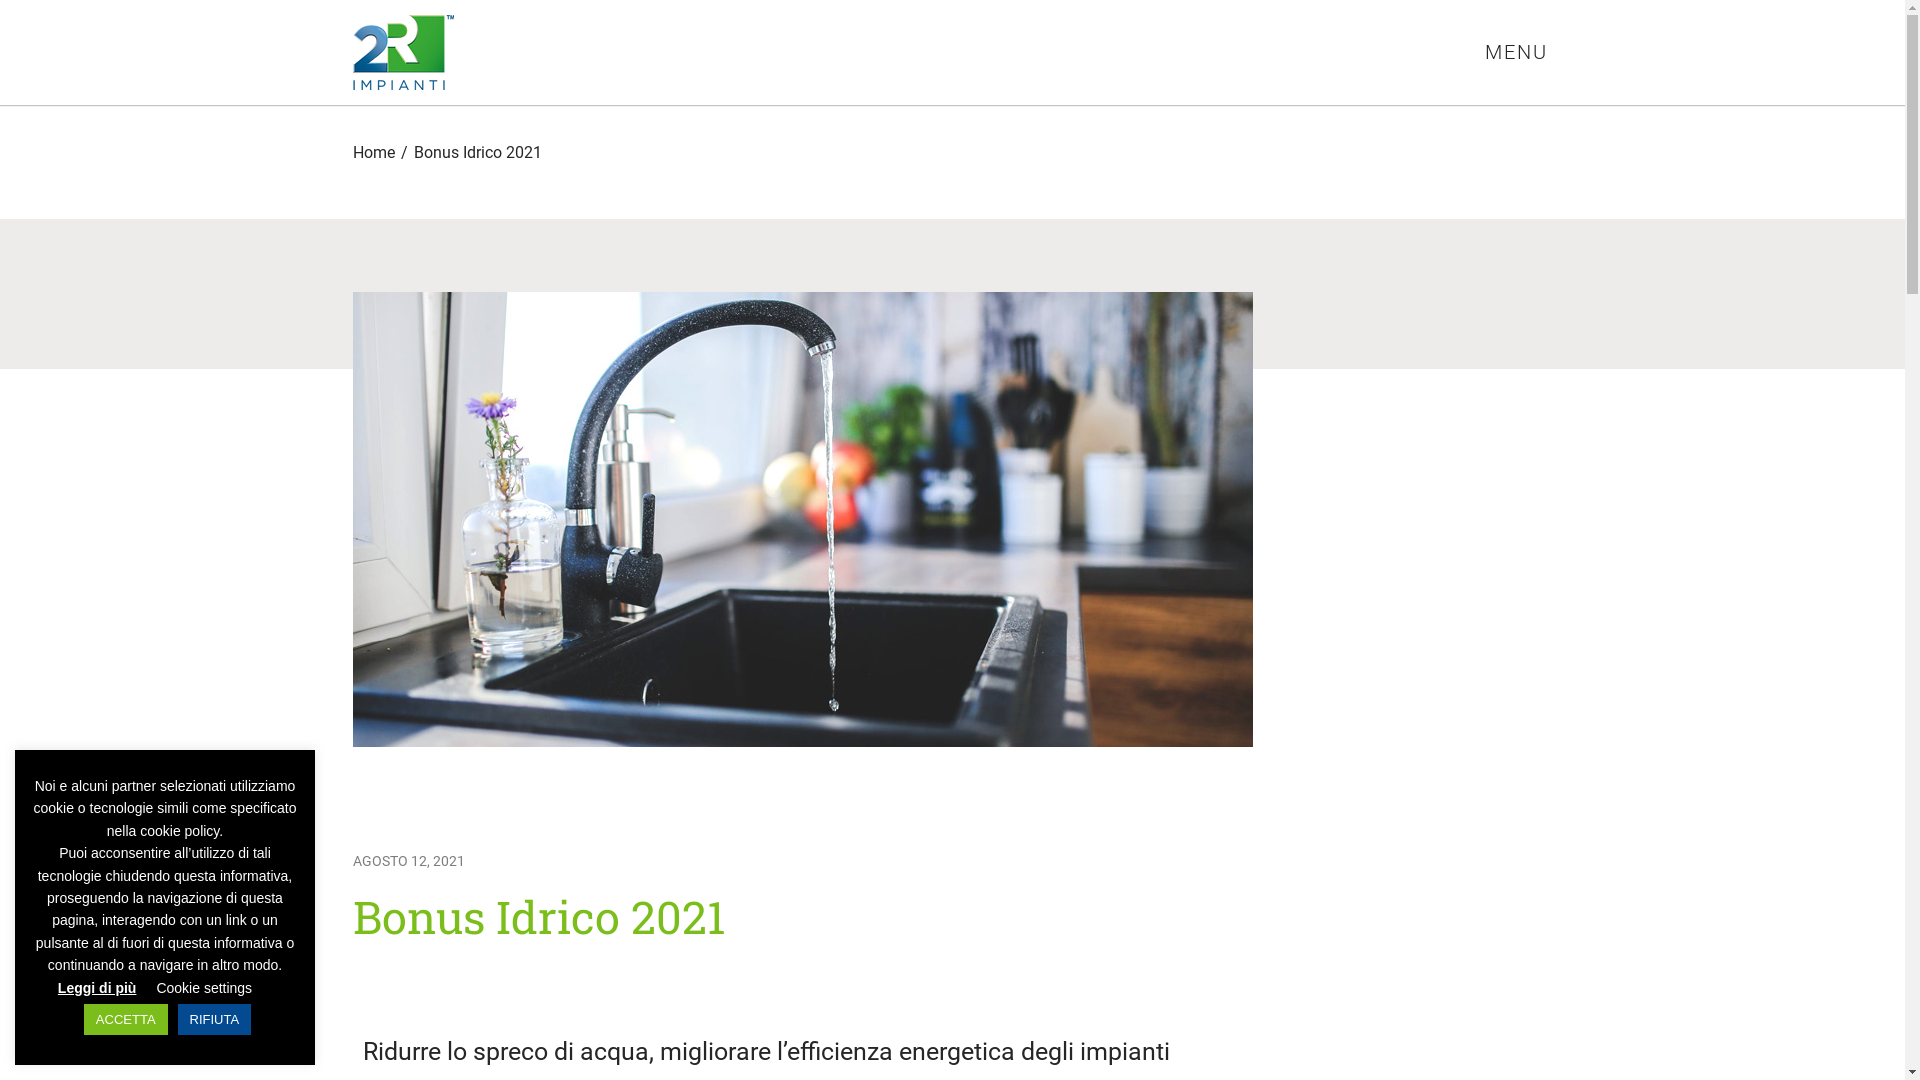  I want to click on 'ACCETTA', so click(124, 1019).